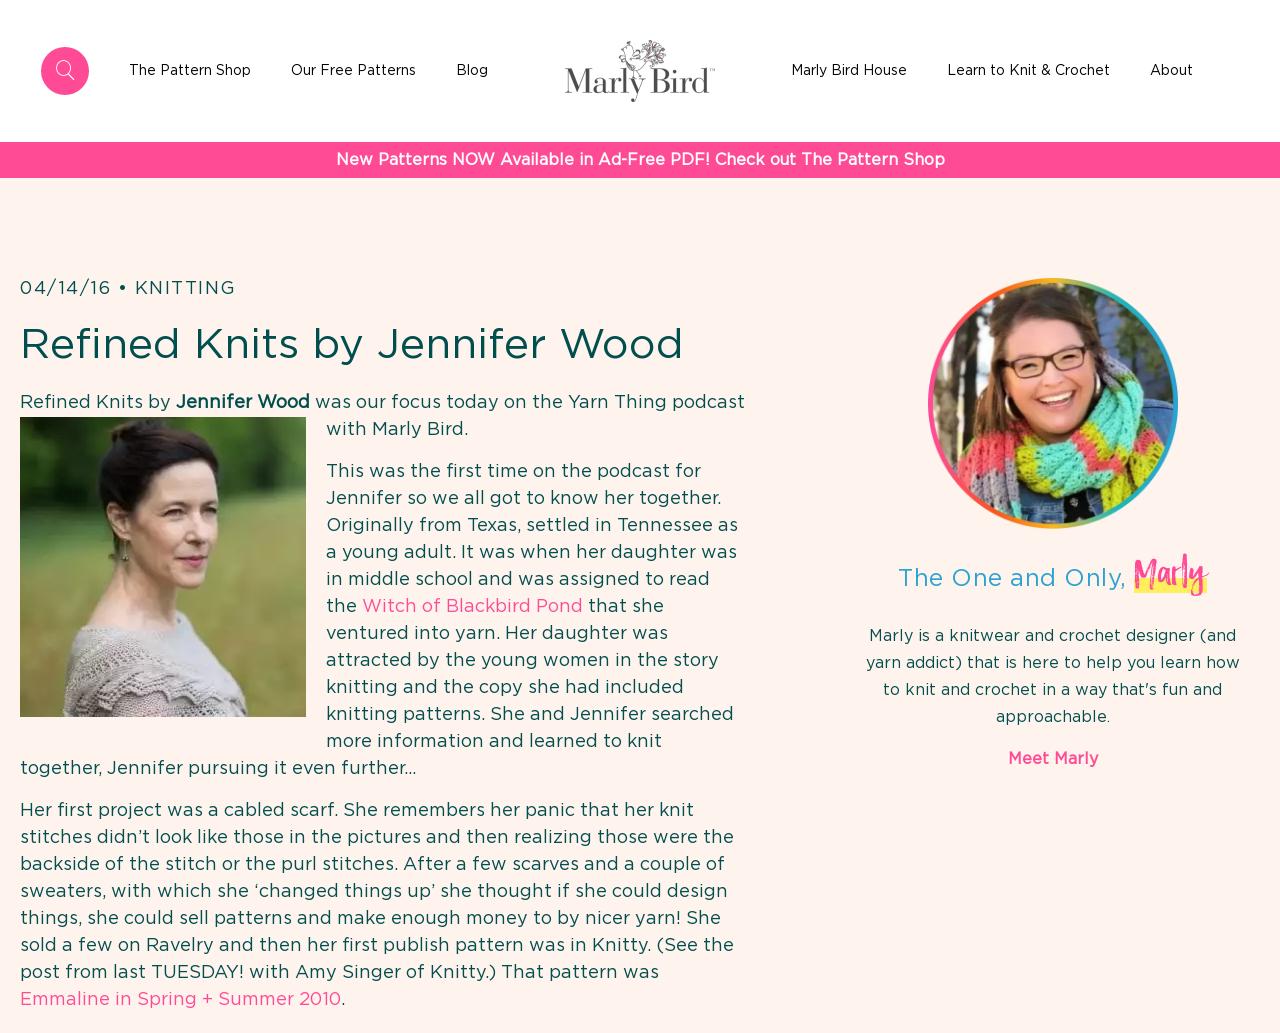 This screenshot has width=1280, height=1033. I want to click on '04/14/16', so click(19, 288).